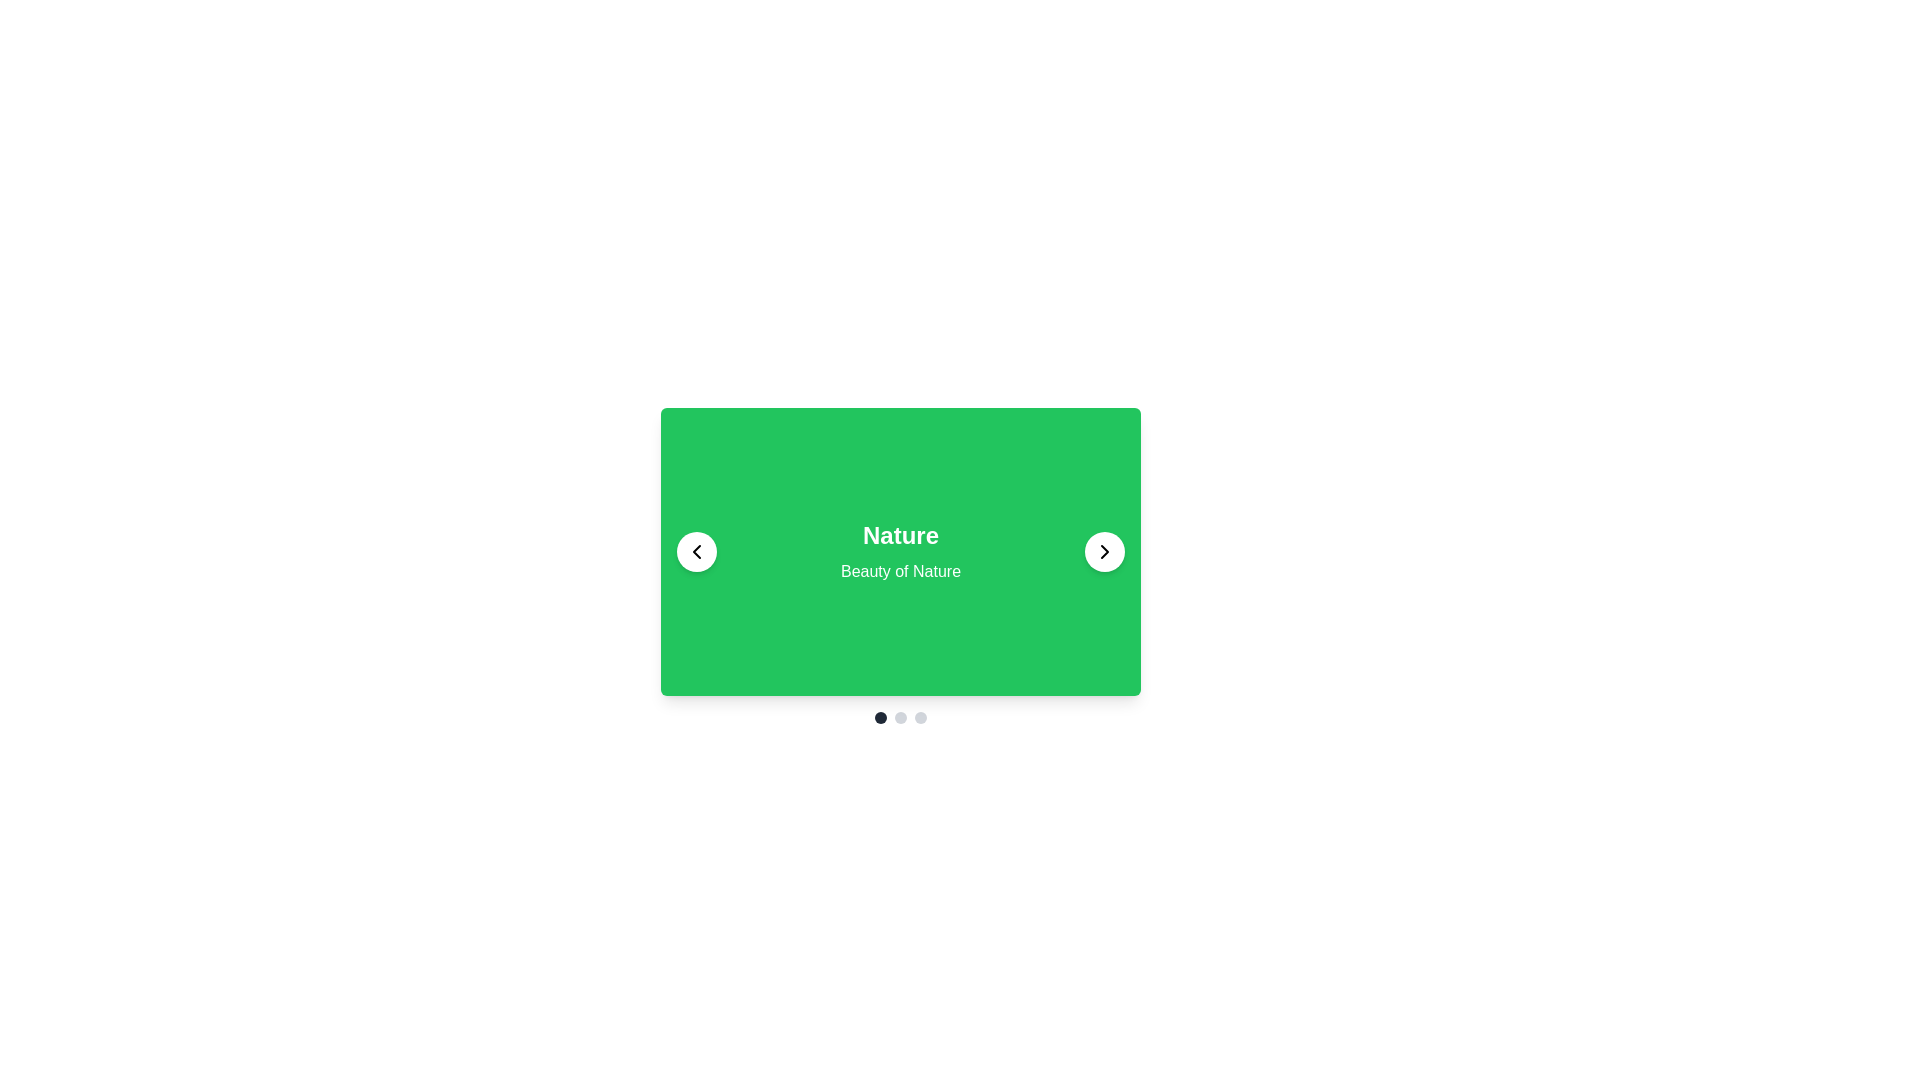 This screenshot has height=1080, width=1920. I want to click on the central content display area banner depicting 'Nature', so click(900, 551).